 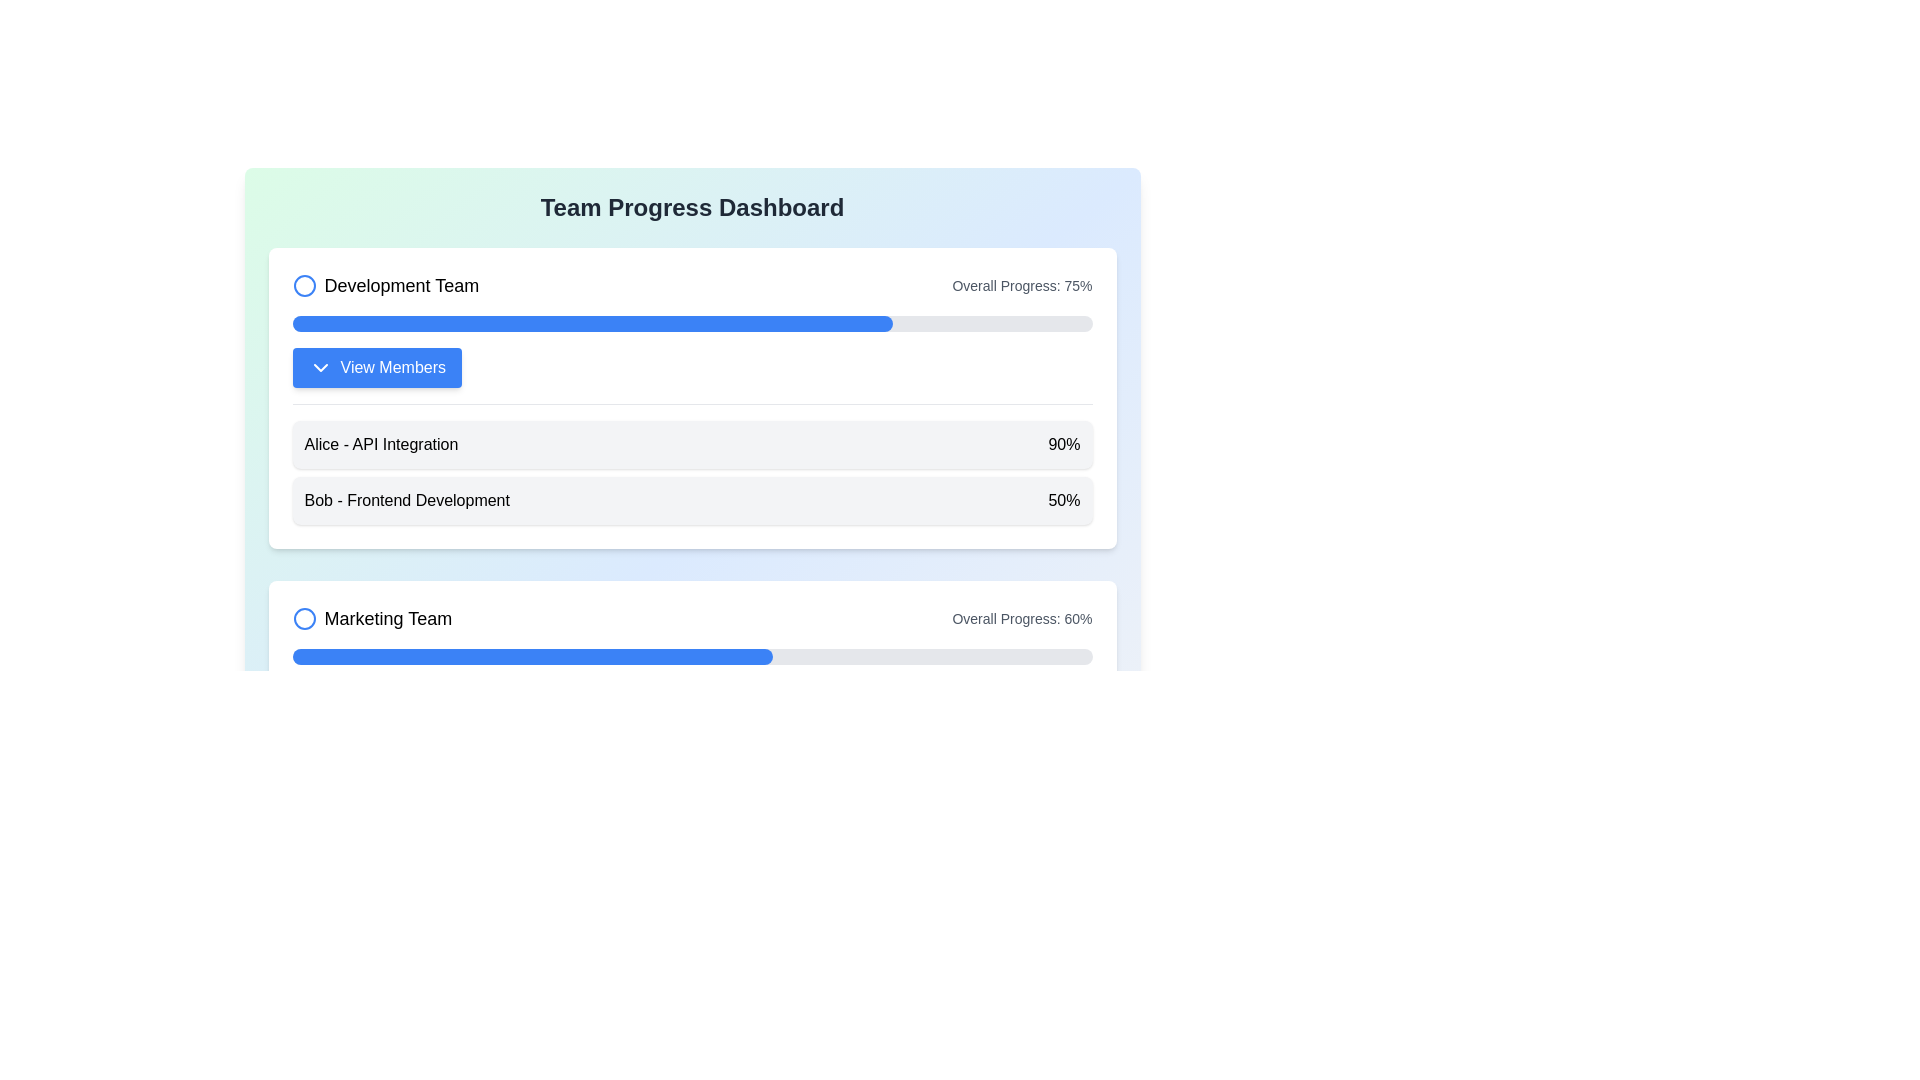 What do you see at coordinates (532, 656) in the screenshot?
I see `the visual representation of the progress bar element located below the 'Marketing Team' heading, which is a horizontal blue bar indicating 60% progress` at bounding box center [532, 656].